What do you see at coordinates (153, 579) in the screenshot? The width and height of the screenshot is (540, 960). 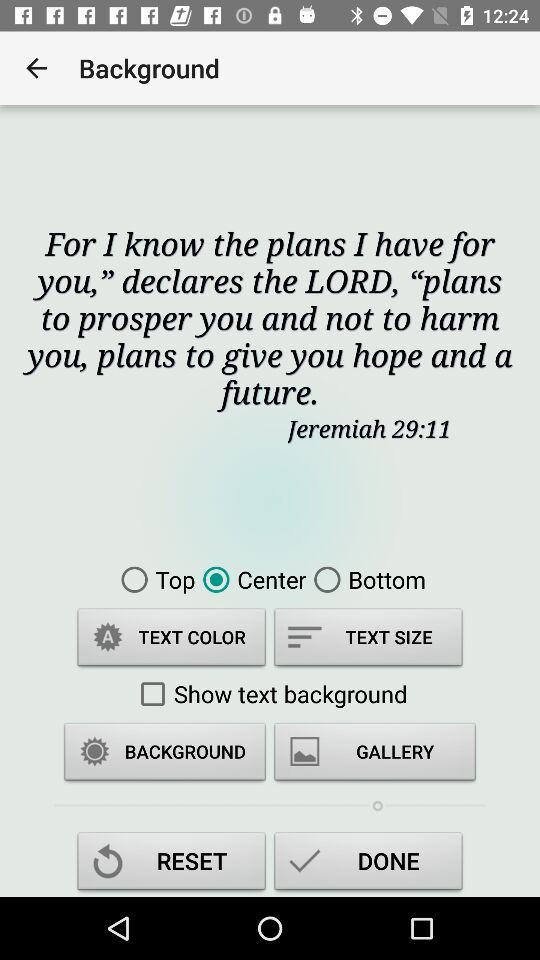 I see `the top icon` at bounding box center [153, 579].